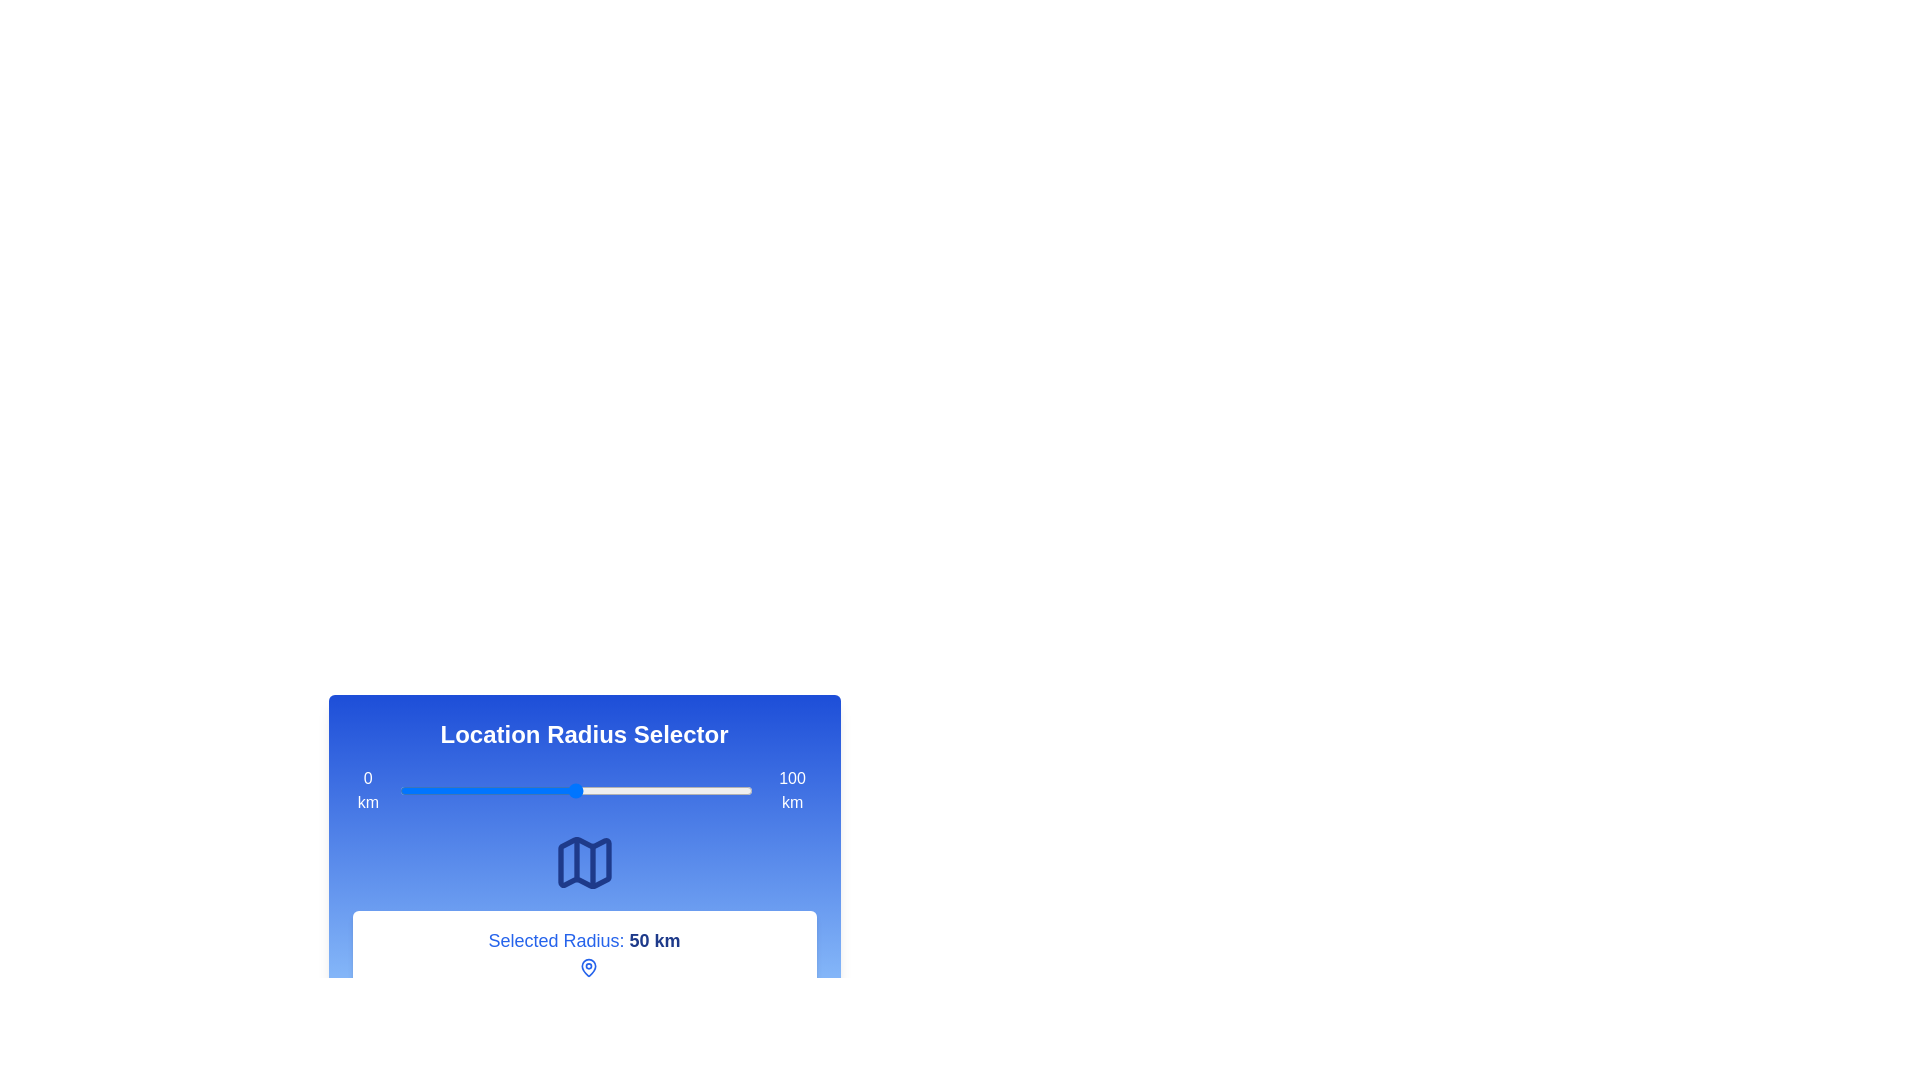  I want to click on the range slider to set the radius to 16 km, so click(455, 789).